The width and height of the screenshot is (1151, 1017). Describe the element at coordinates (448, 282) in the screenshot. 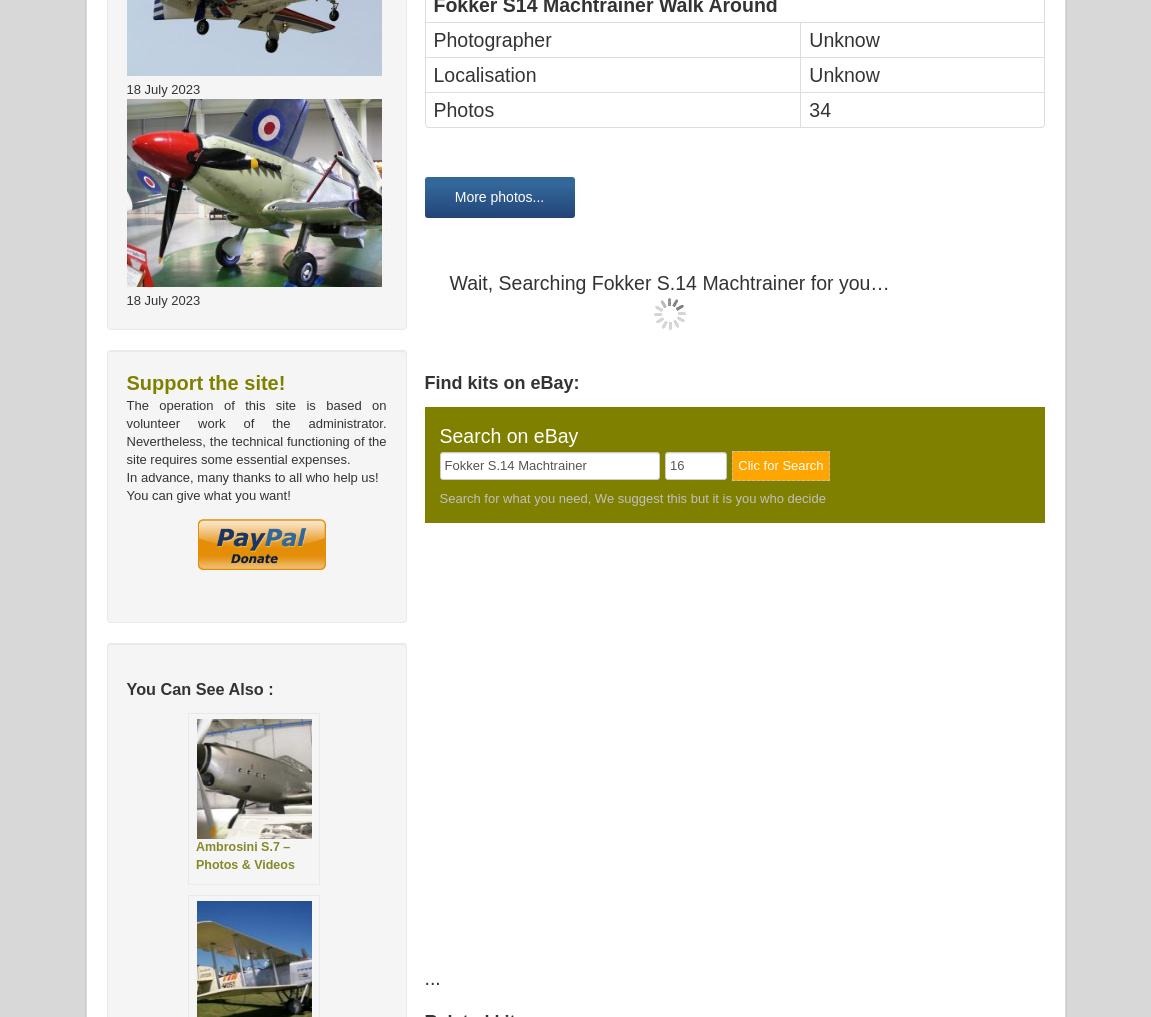

I see `'Wait, Searching Fokker S.14 Machtrainer for you…'` at that location.